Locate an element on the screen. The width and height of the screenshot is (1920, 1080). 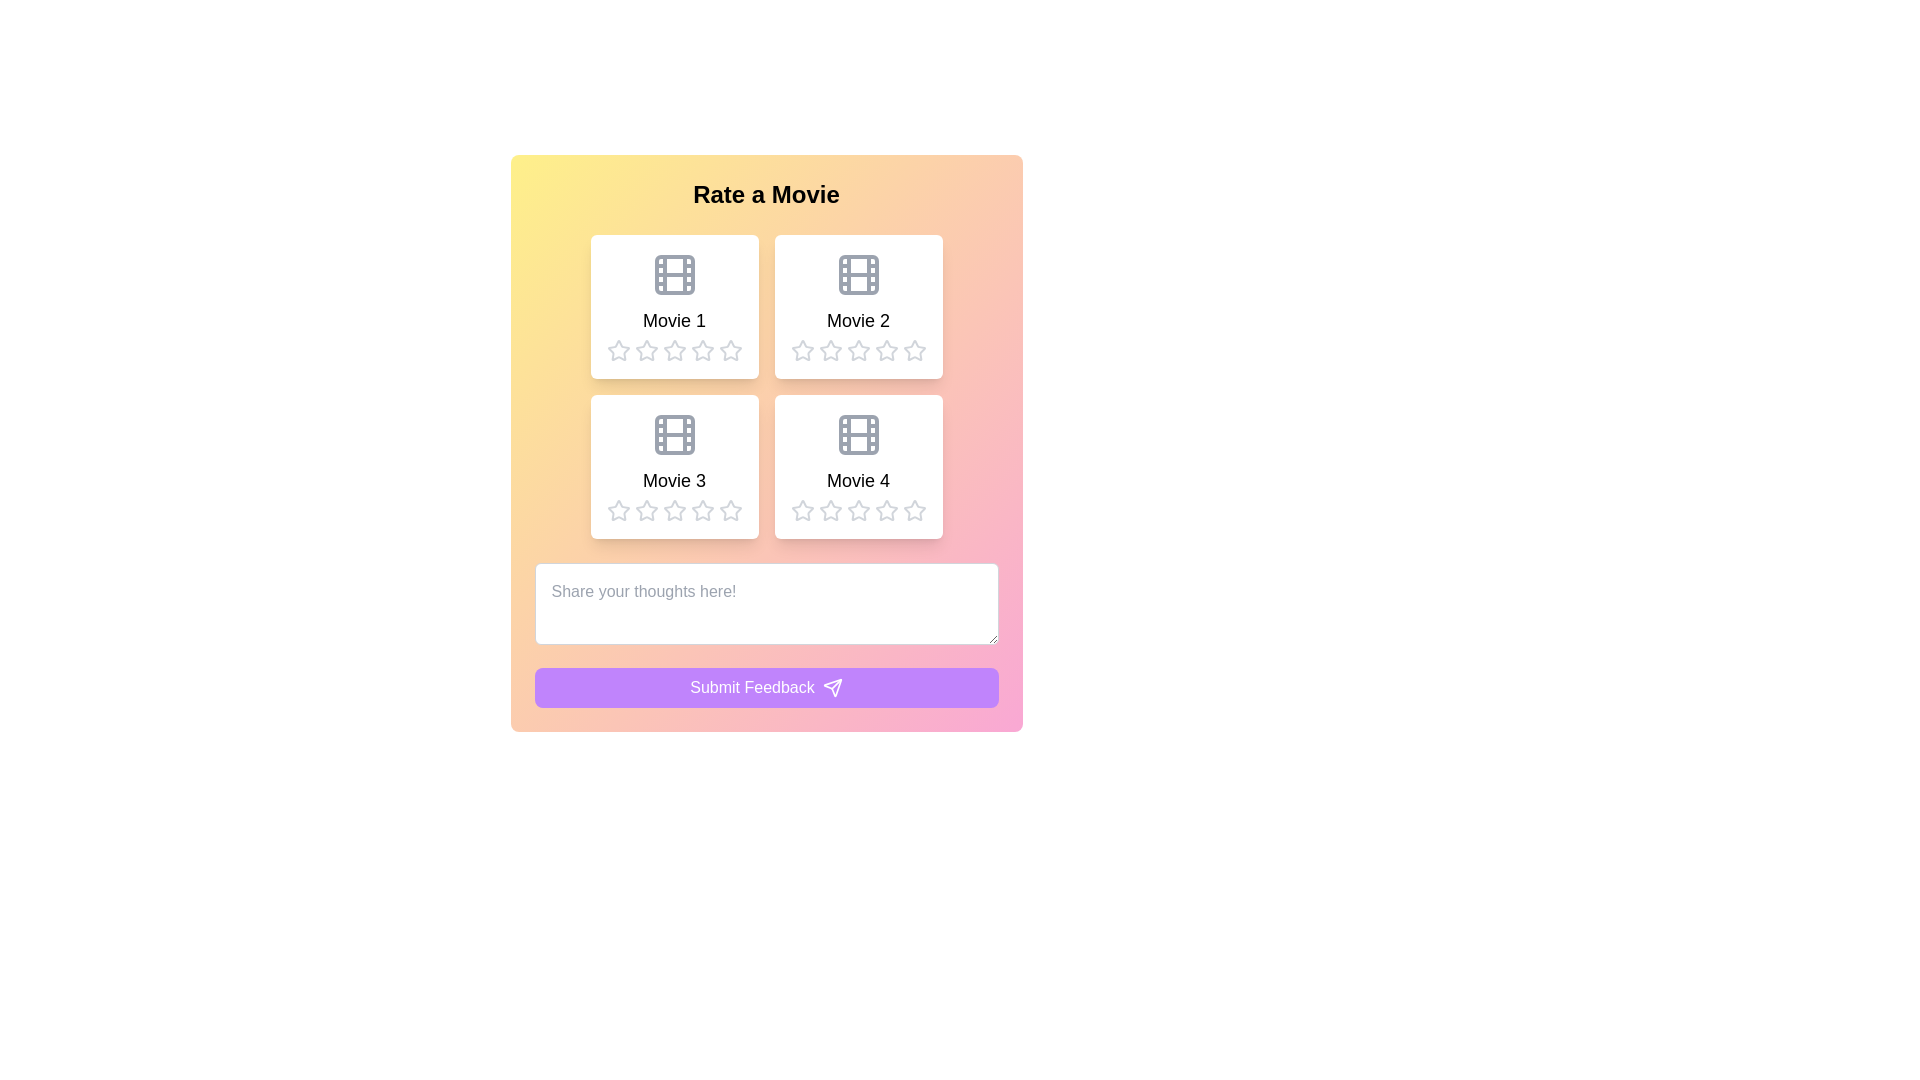
the second star in the 5-star rating component under the 'Movie 1' section is located at coordinates (729, 349).